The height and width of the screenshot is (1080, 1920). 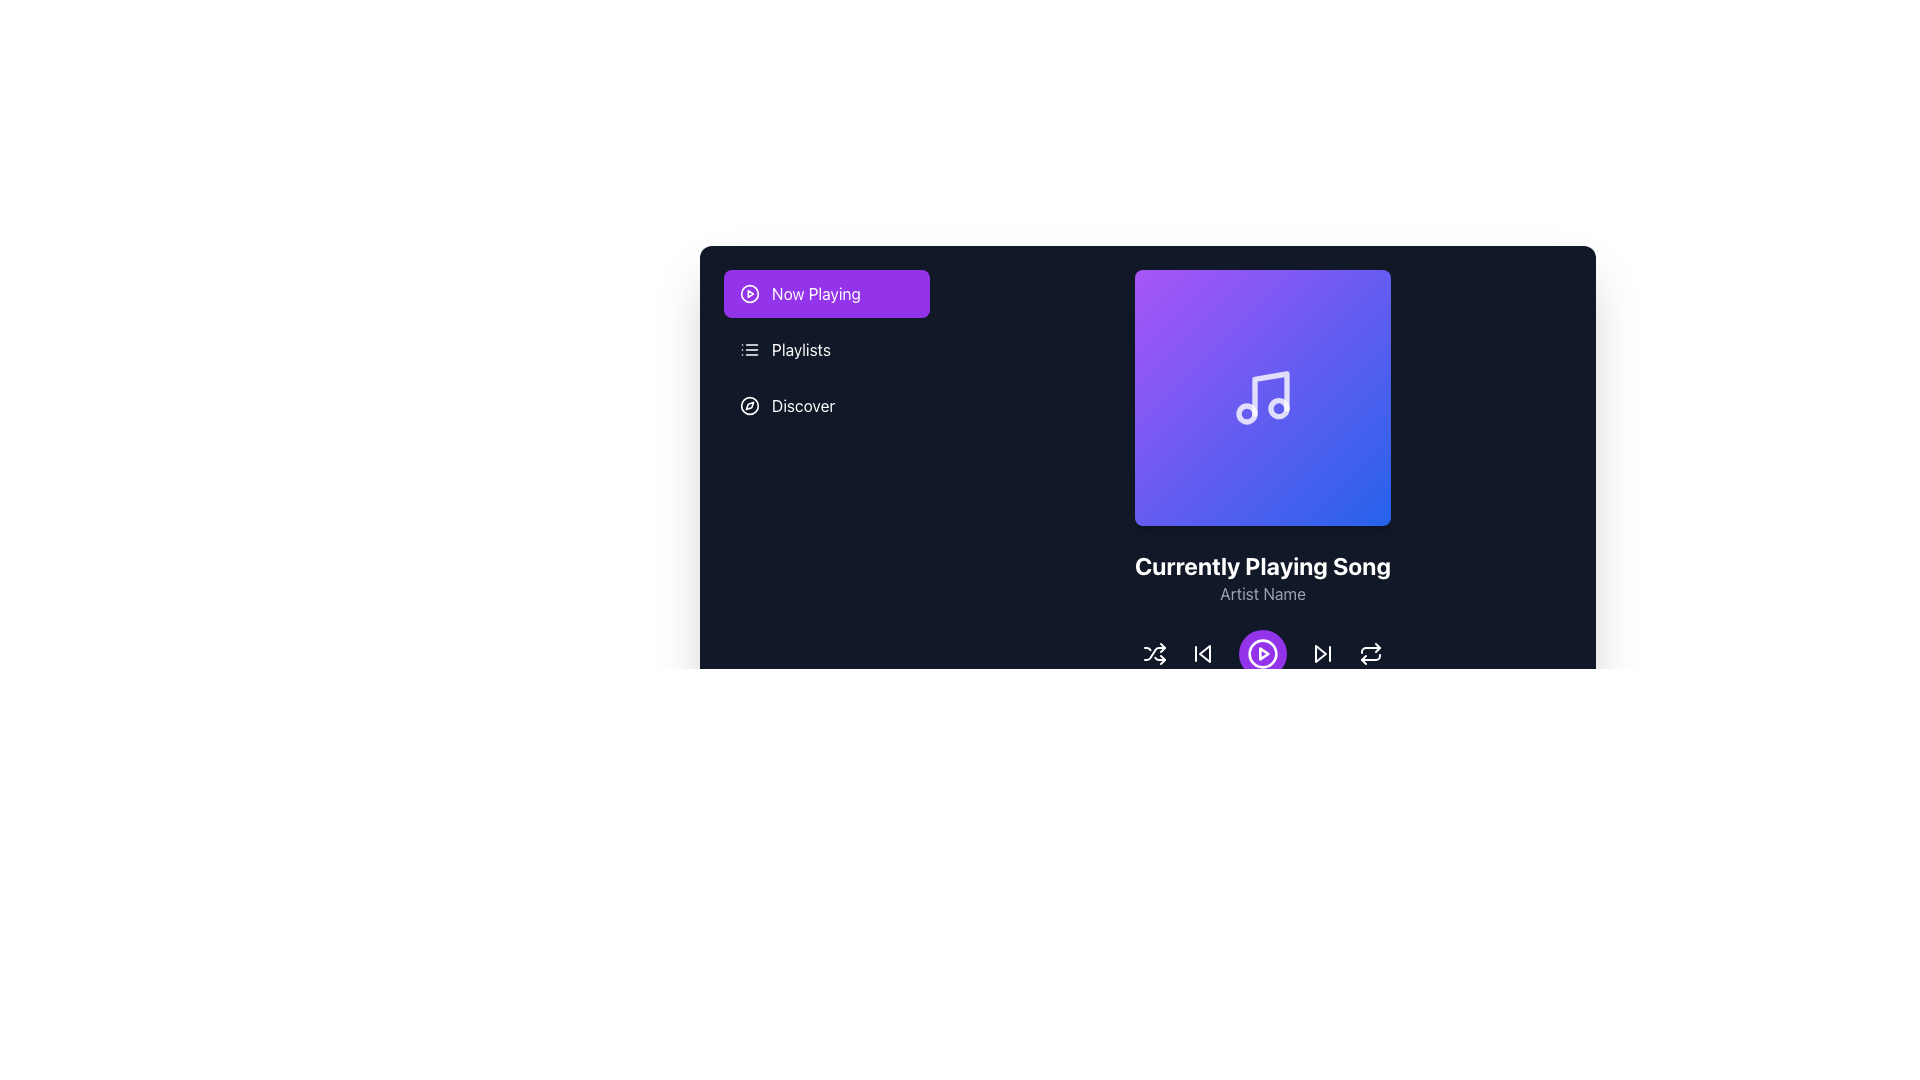 What do you see at coordinates (826, 405) in the screenshot?
I see `the 'Discover' button, which is the last item in the vertical navigation menu, featuring a compass icon and styled with rounded corners` at bounding box center [826, 405].